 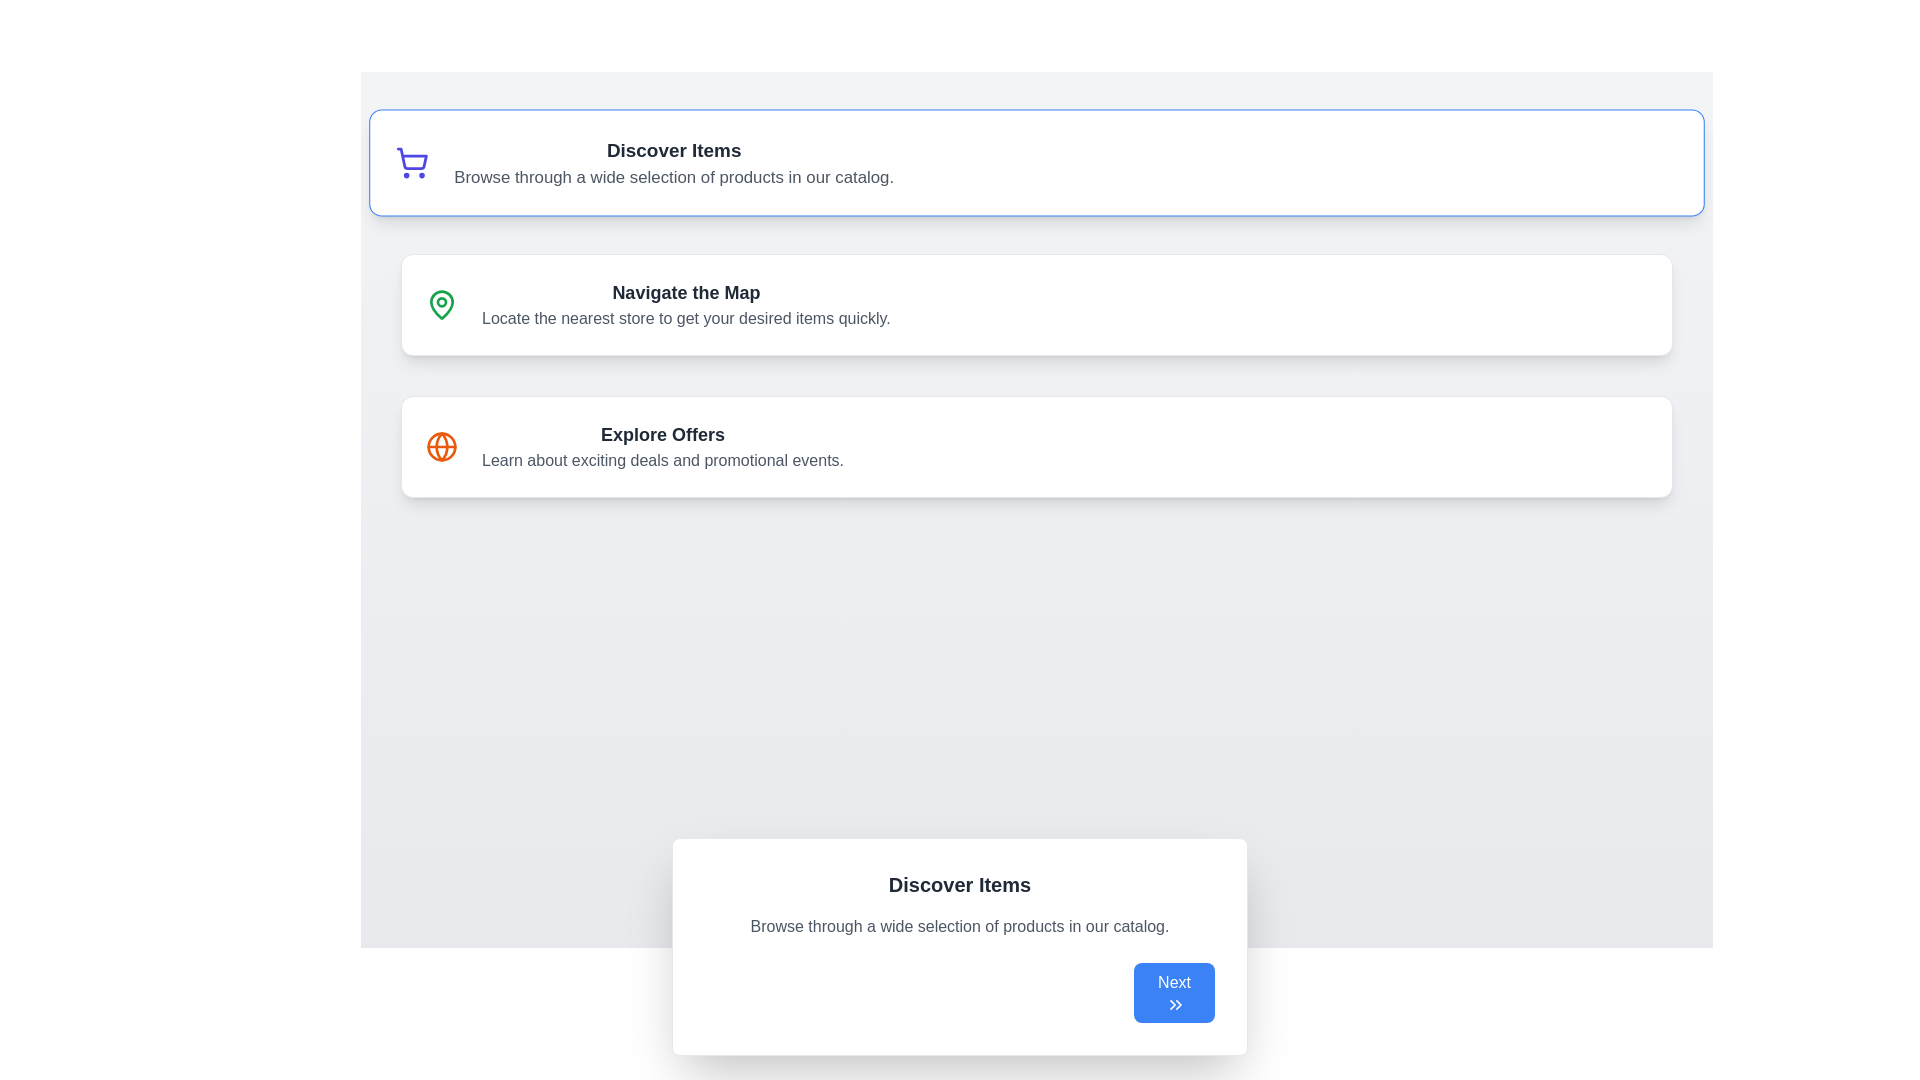 I want to click on text on the informational card that provides navigation assistance for maps and nearby stores, located in the second card of a vertical list of three cards, so click(x=686, y=304).